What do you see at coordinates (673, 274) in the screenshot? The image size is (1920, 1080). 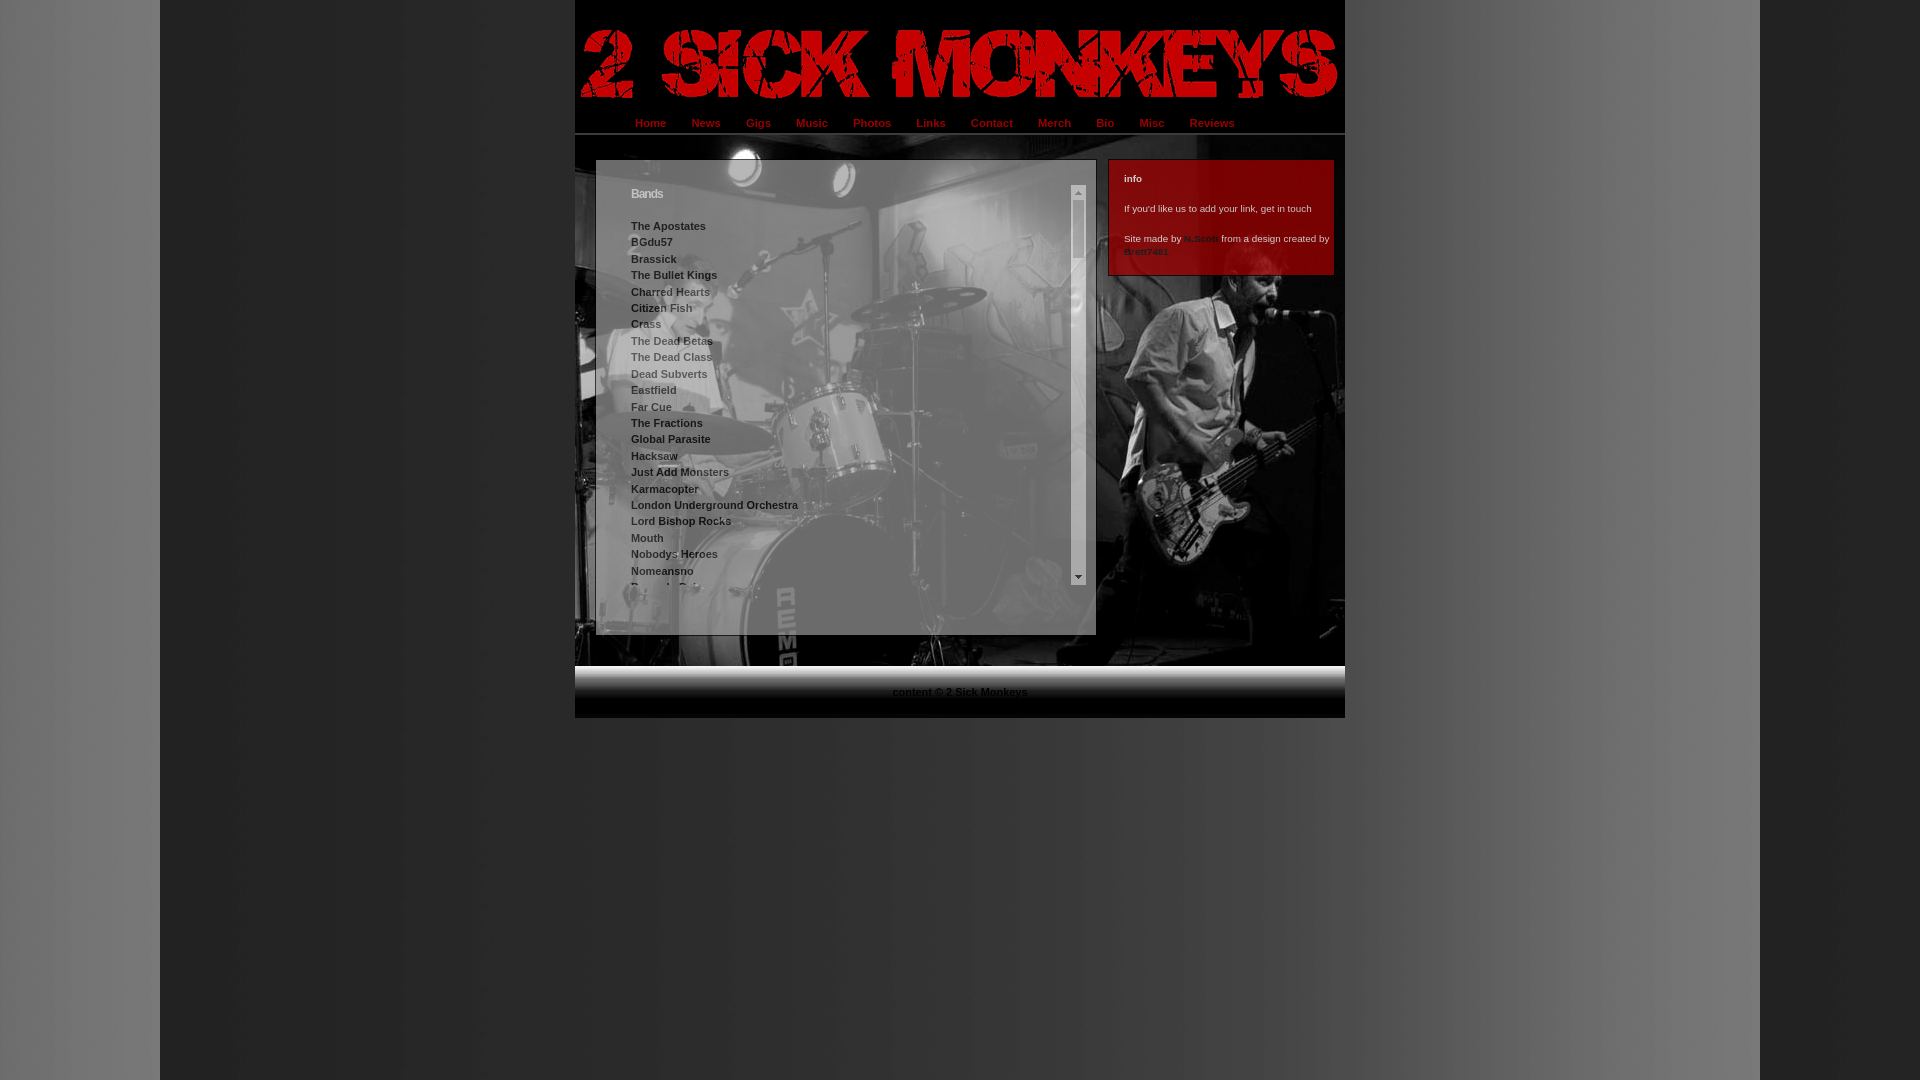 I see `'The Bullet Kings'` at bounding box center [673, 274].